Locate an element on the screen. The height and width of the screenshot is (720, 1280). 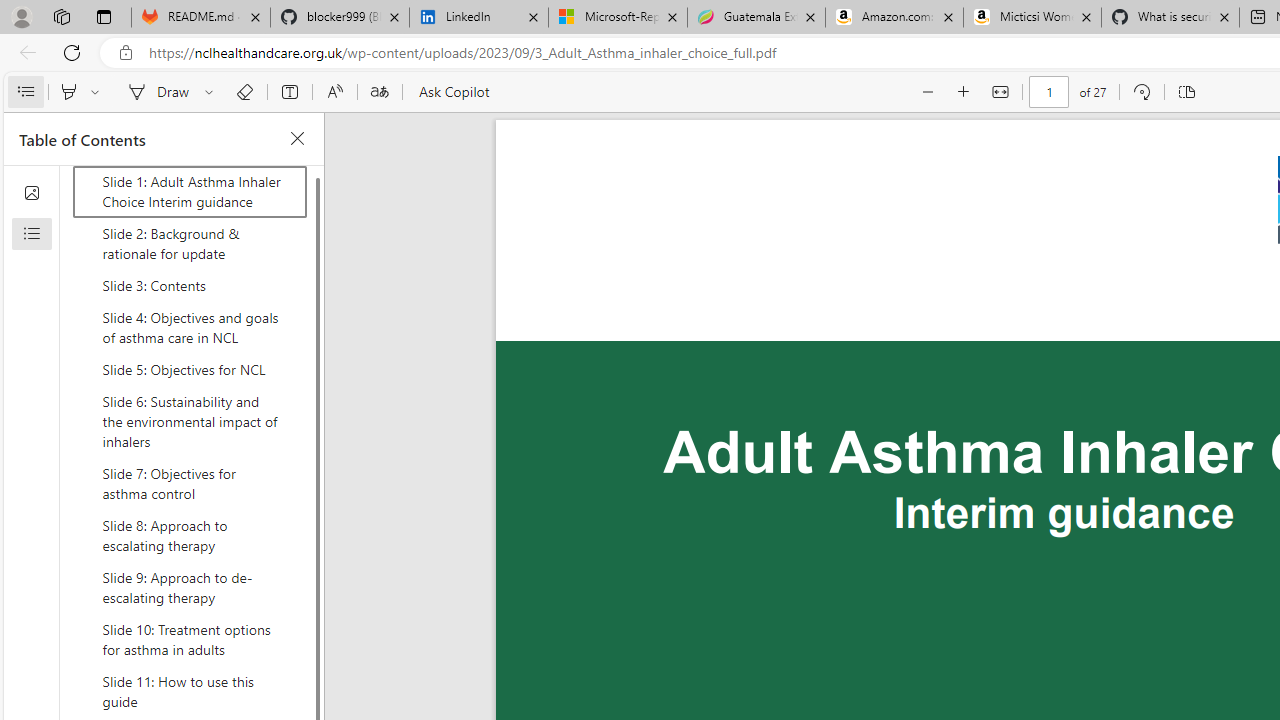
'Select ink properties' is located at coordinates (212, 92).